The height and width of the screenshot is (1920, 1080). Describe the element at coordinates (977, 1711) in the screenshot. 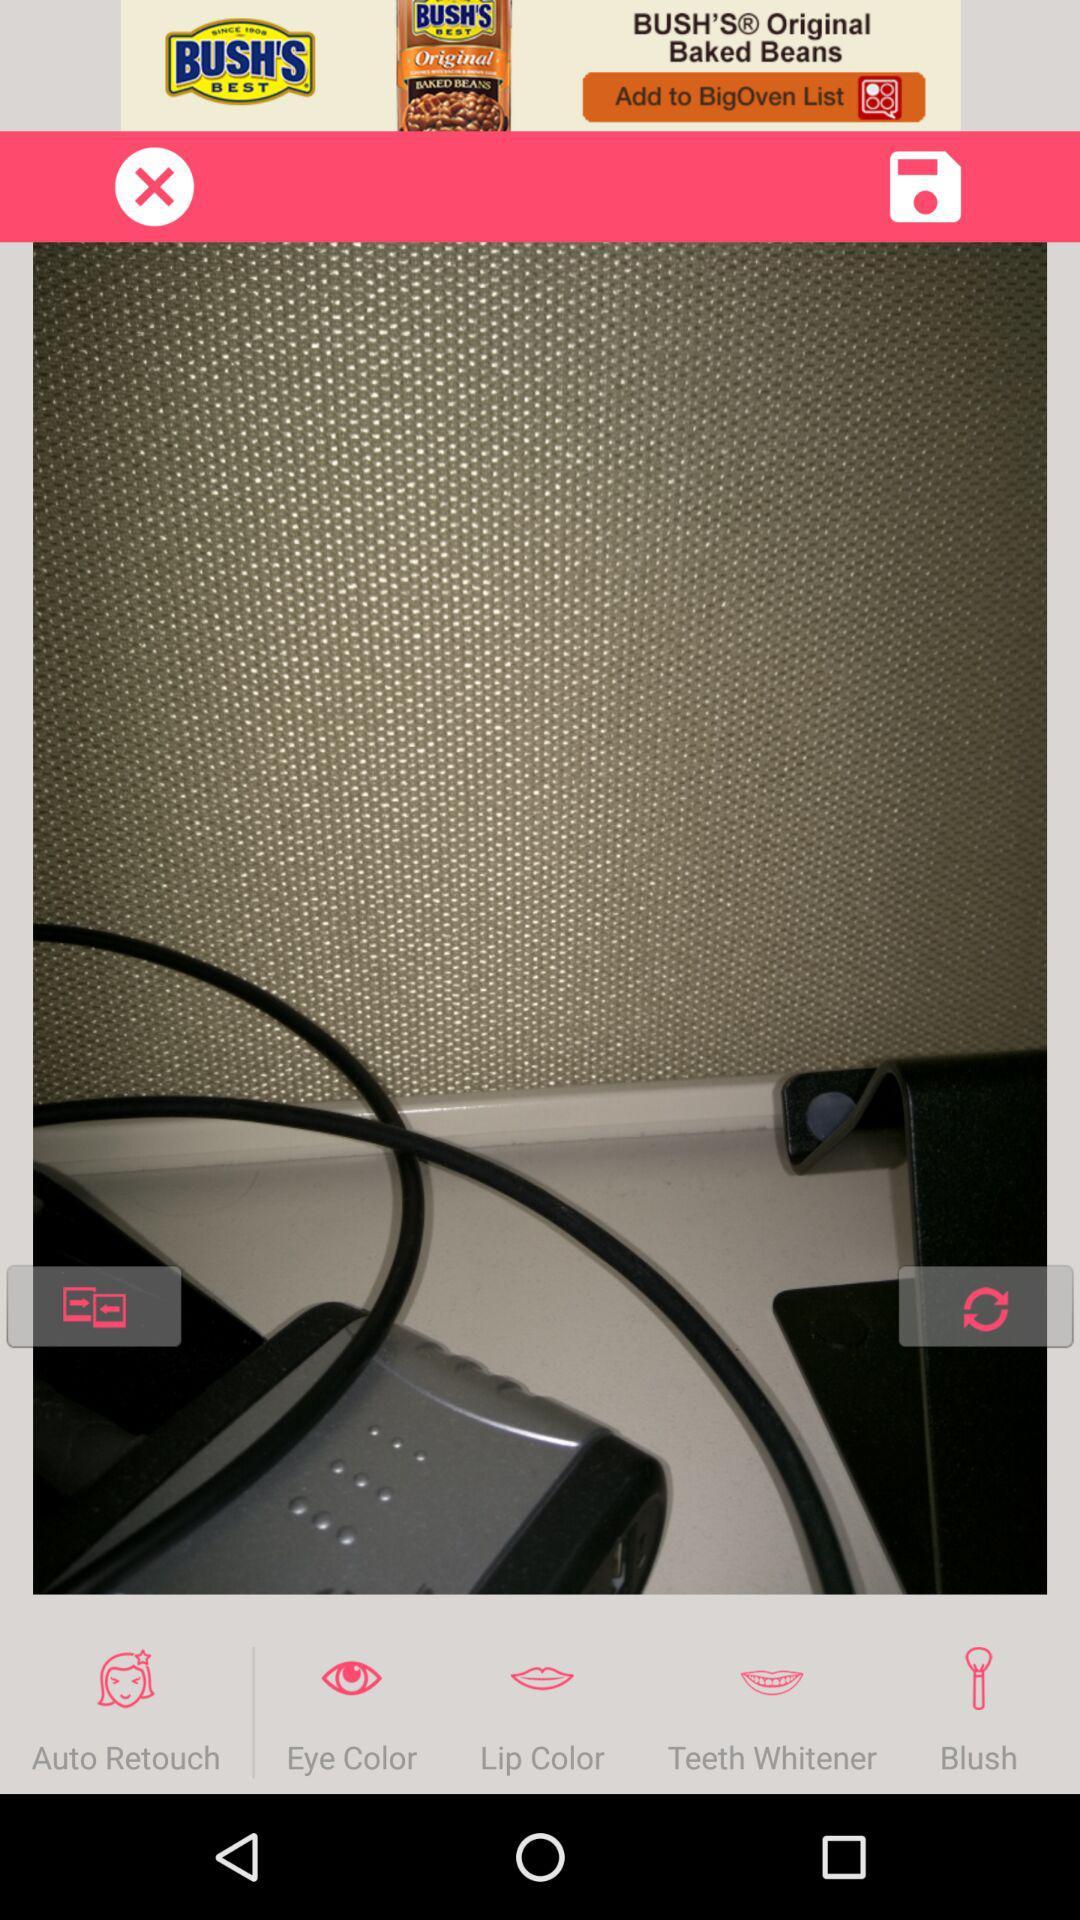

I see `item to the right of the teeth whitener icon` at that location.